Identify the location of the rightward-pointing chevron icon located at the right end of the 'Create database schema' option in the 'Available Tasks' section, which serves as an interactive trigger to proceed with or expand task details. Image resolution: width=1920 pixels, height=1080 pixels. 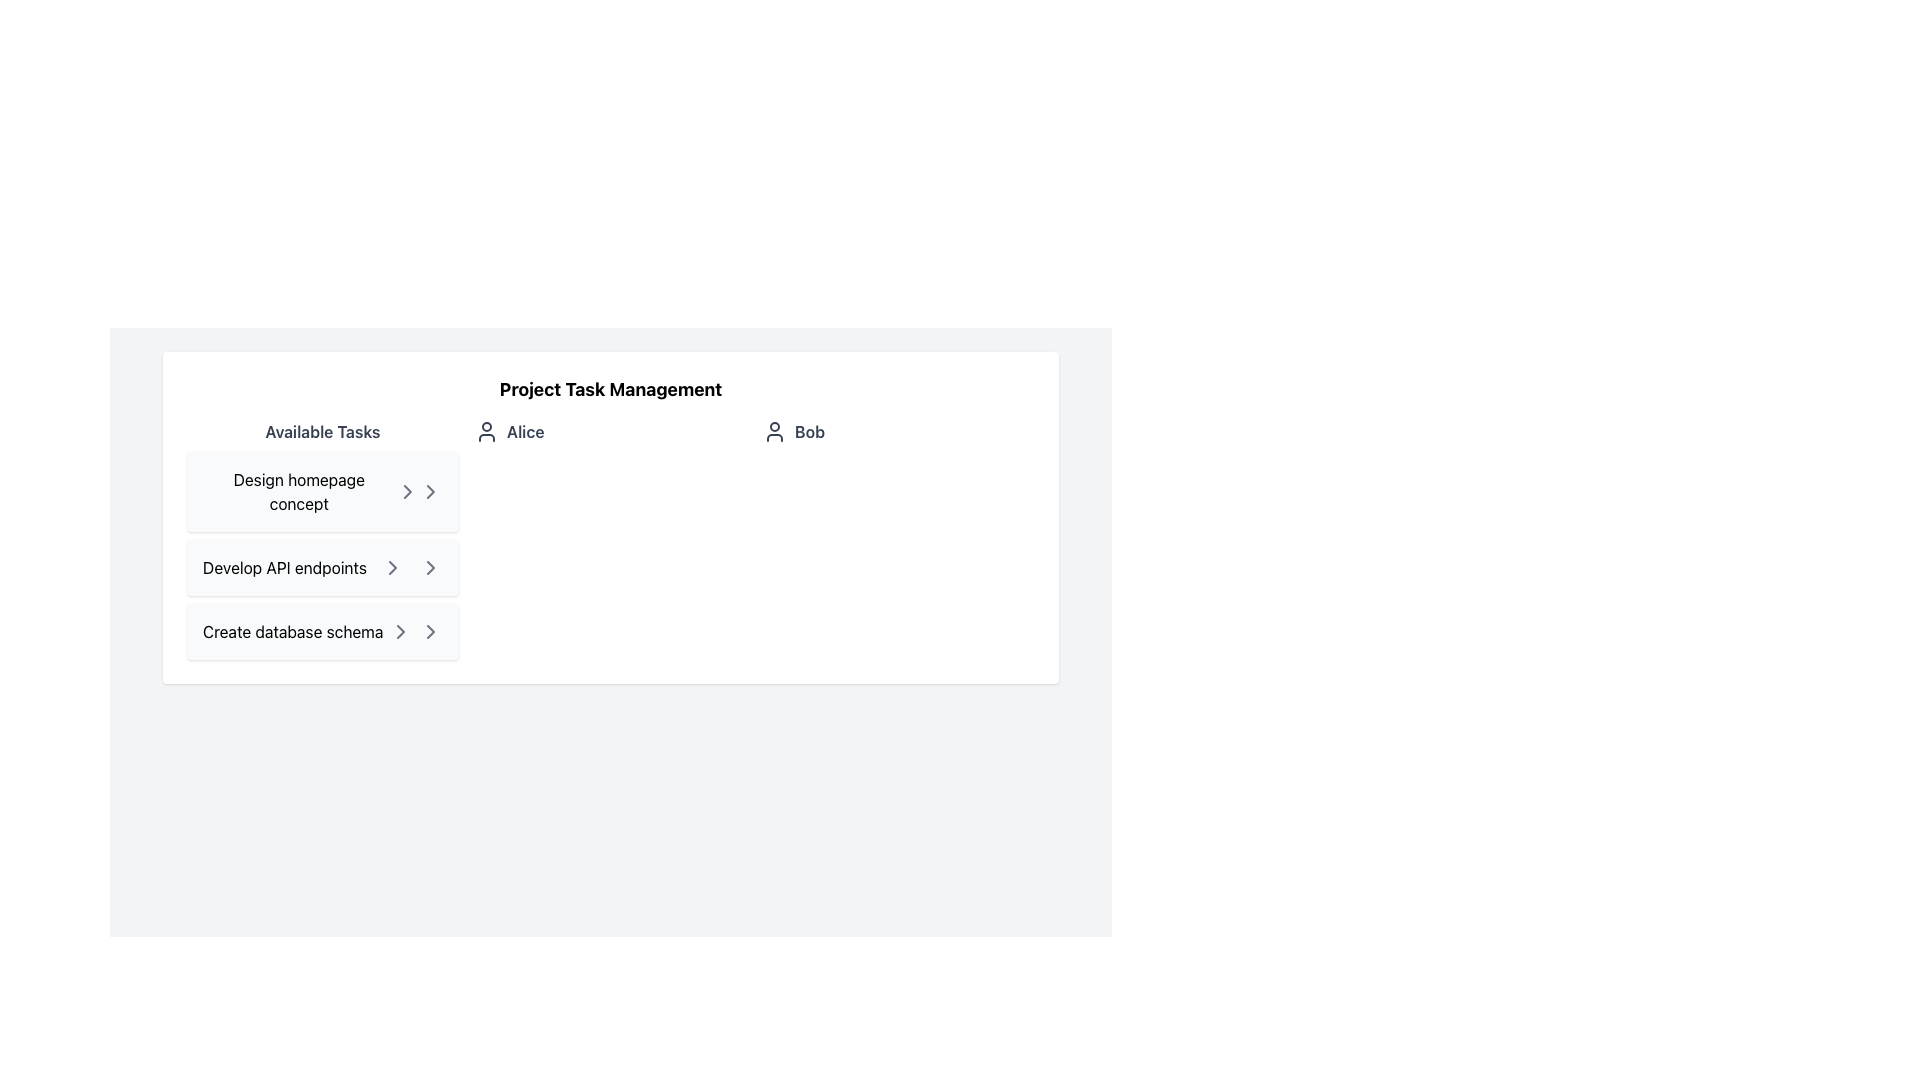
(430, 632).